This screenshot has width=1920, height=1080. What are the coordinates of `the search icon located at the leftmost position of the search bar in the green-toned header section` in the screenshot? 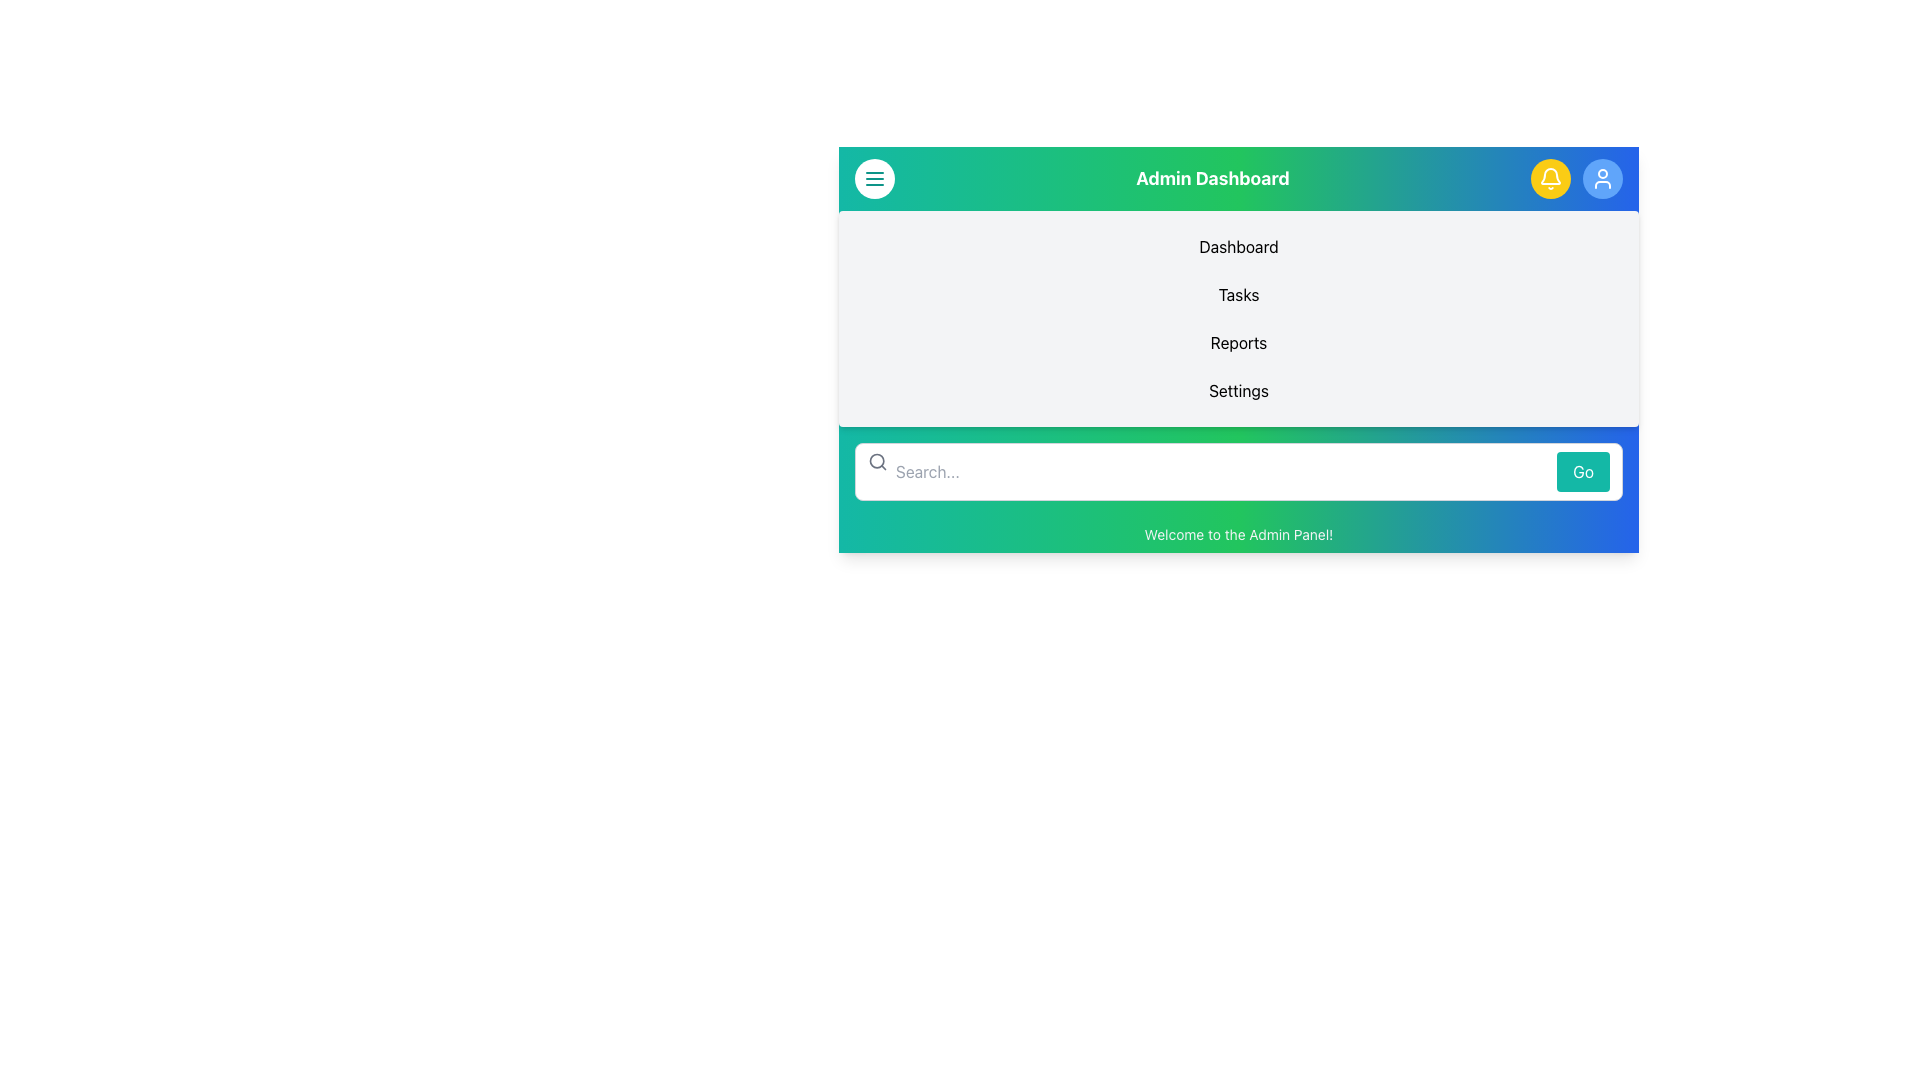 It's located at (878, 462).